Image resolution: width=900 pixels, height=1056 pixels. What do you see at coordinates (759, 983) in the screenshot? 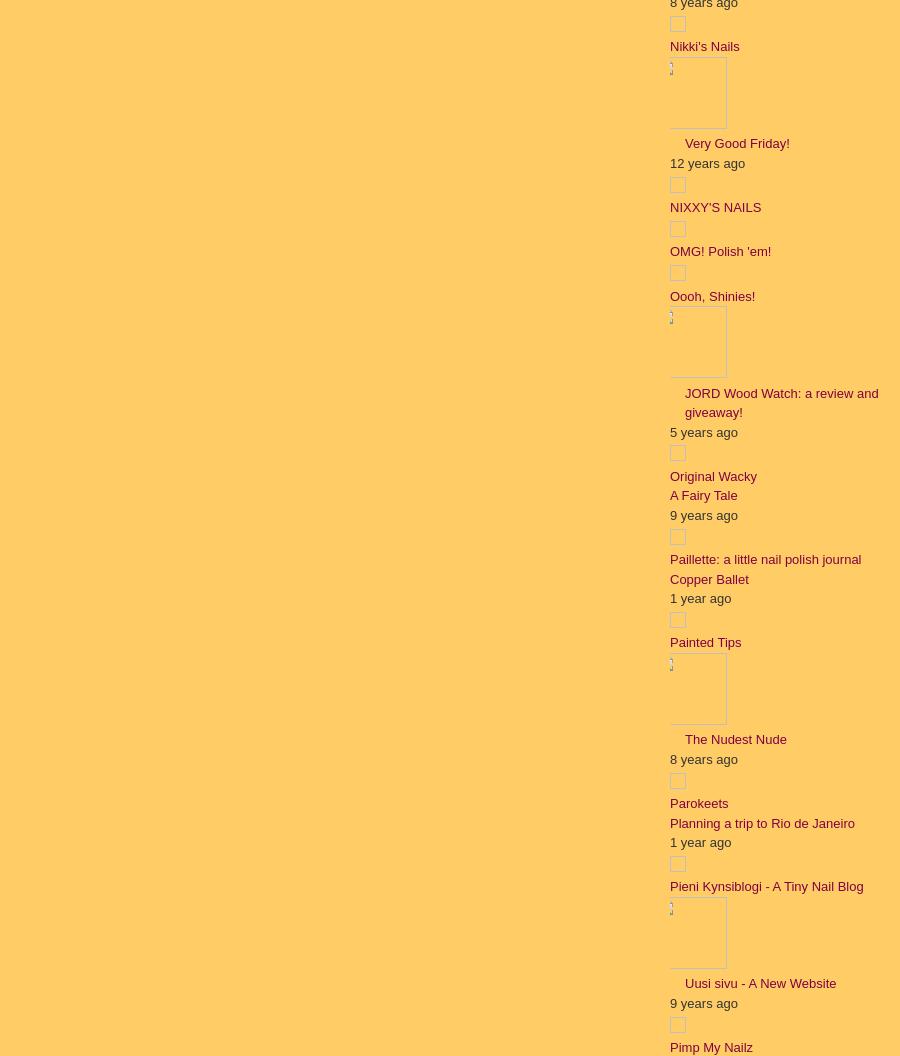
I see `'Uusi sivu - A New Website'` at bounding box center [759, 983].